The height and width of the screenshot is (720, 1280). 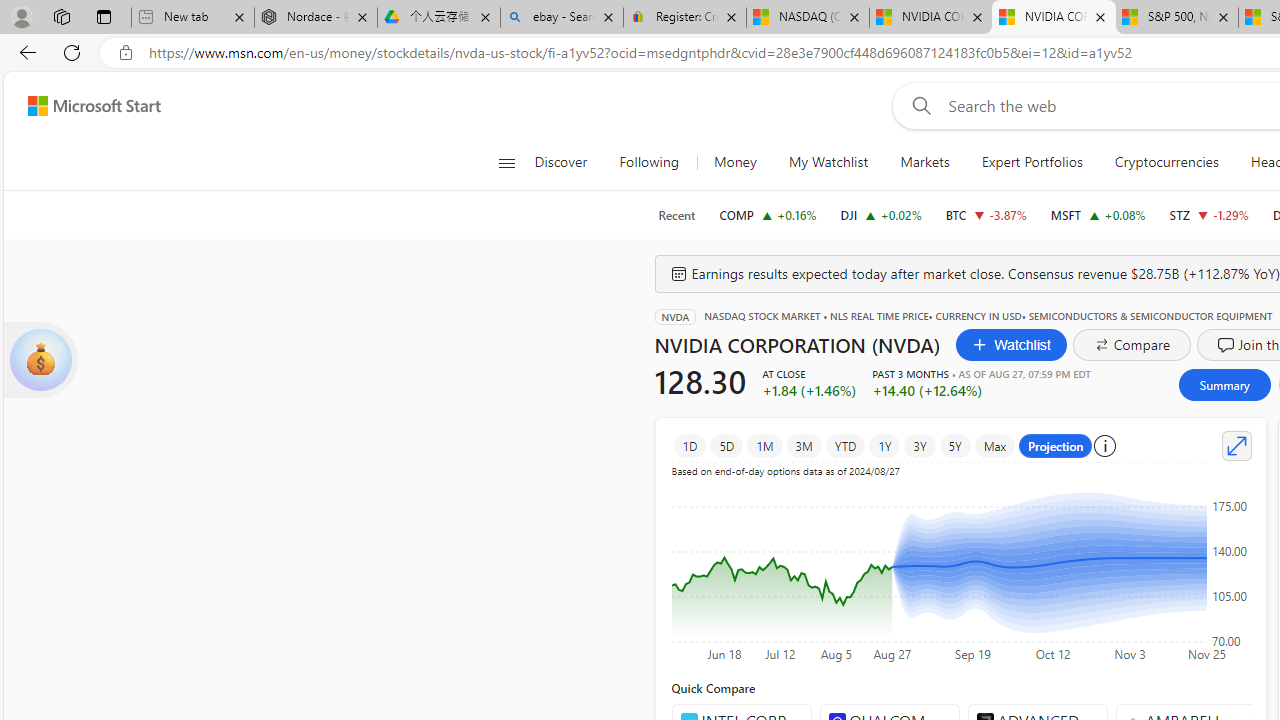 What do you see at coordinates (986, 214) in the screenshot?
I see `'BTC Bitcoin decrease 60,049.35 -2,320.91 -3.87%'` at bounding box center [986, 214].